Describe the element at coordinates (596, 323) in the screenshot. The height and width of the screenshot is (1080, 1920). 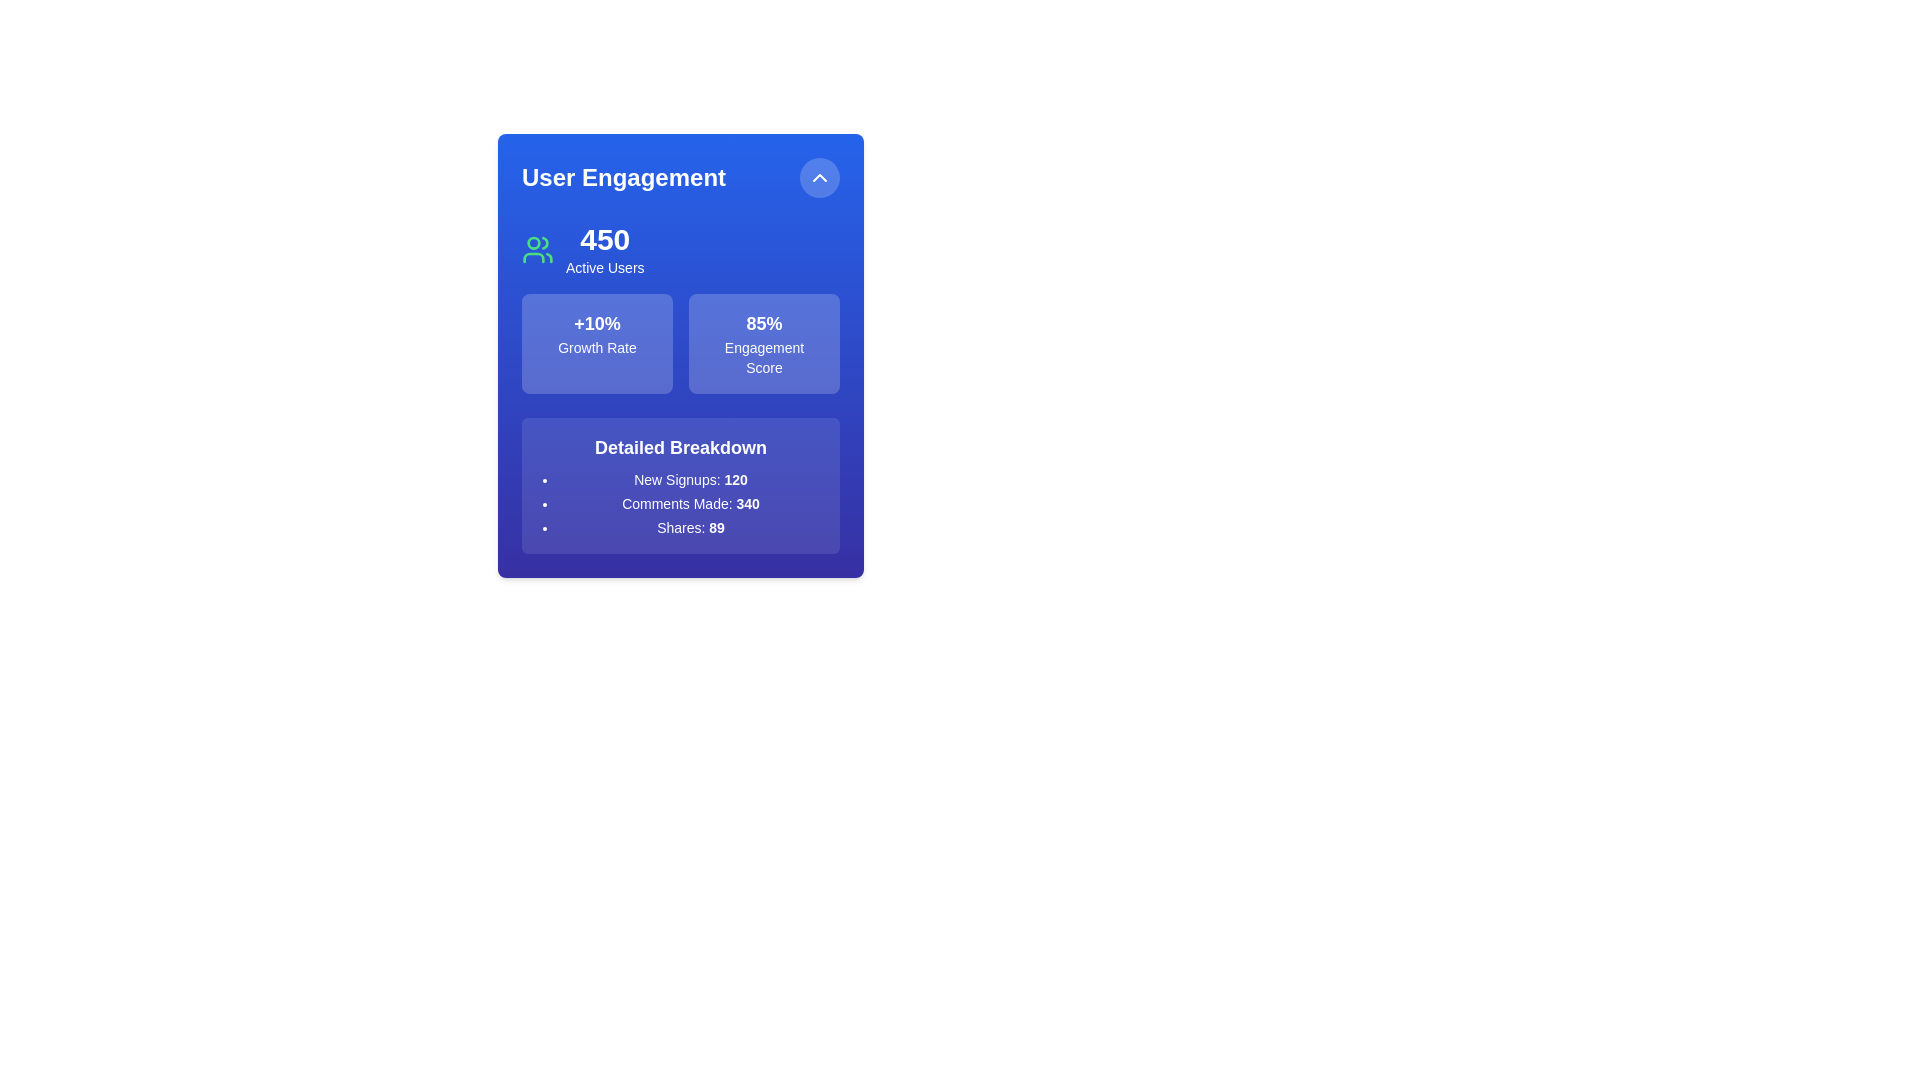
I see `the static informational text displaying '+10%' in bold white font on a light blue background, located in the middle-left section of the UI` at that location.